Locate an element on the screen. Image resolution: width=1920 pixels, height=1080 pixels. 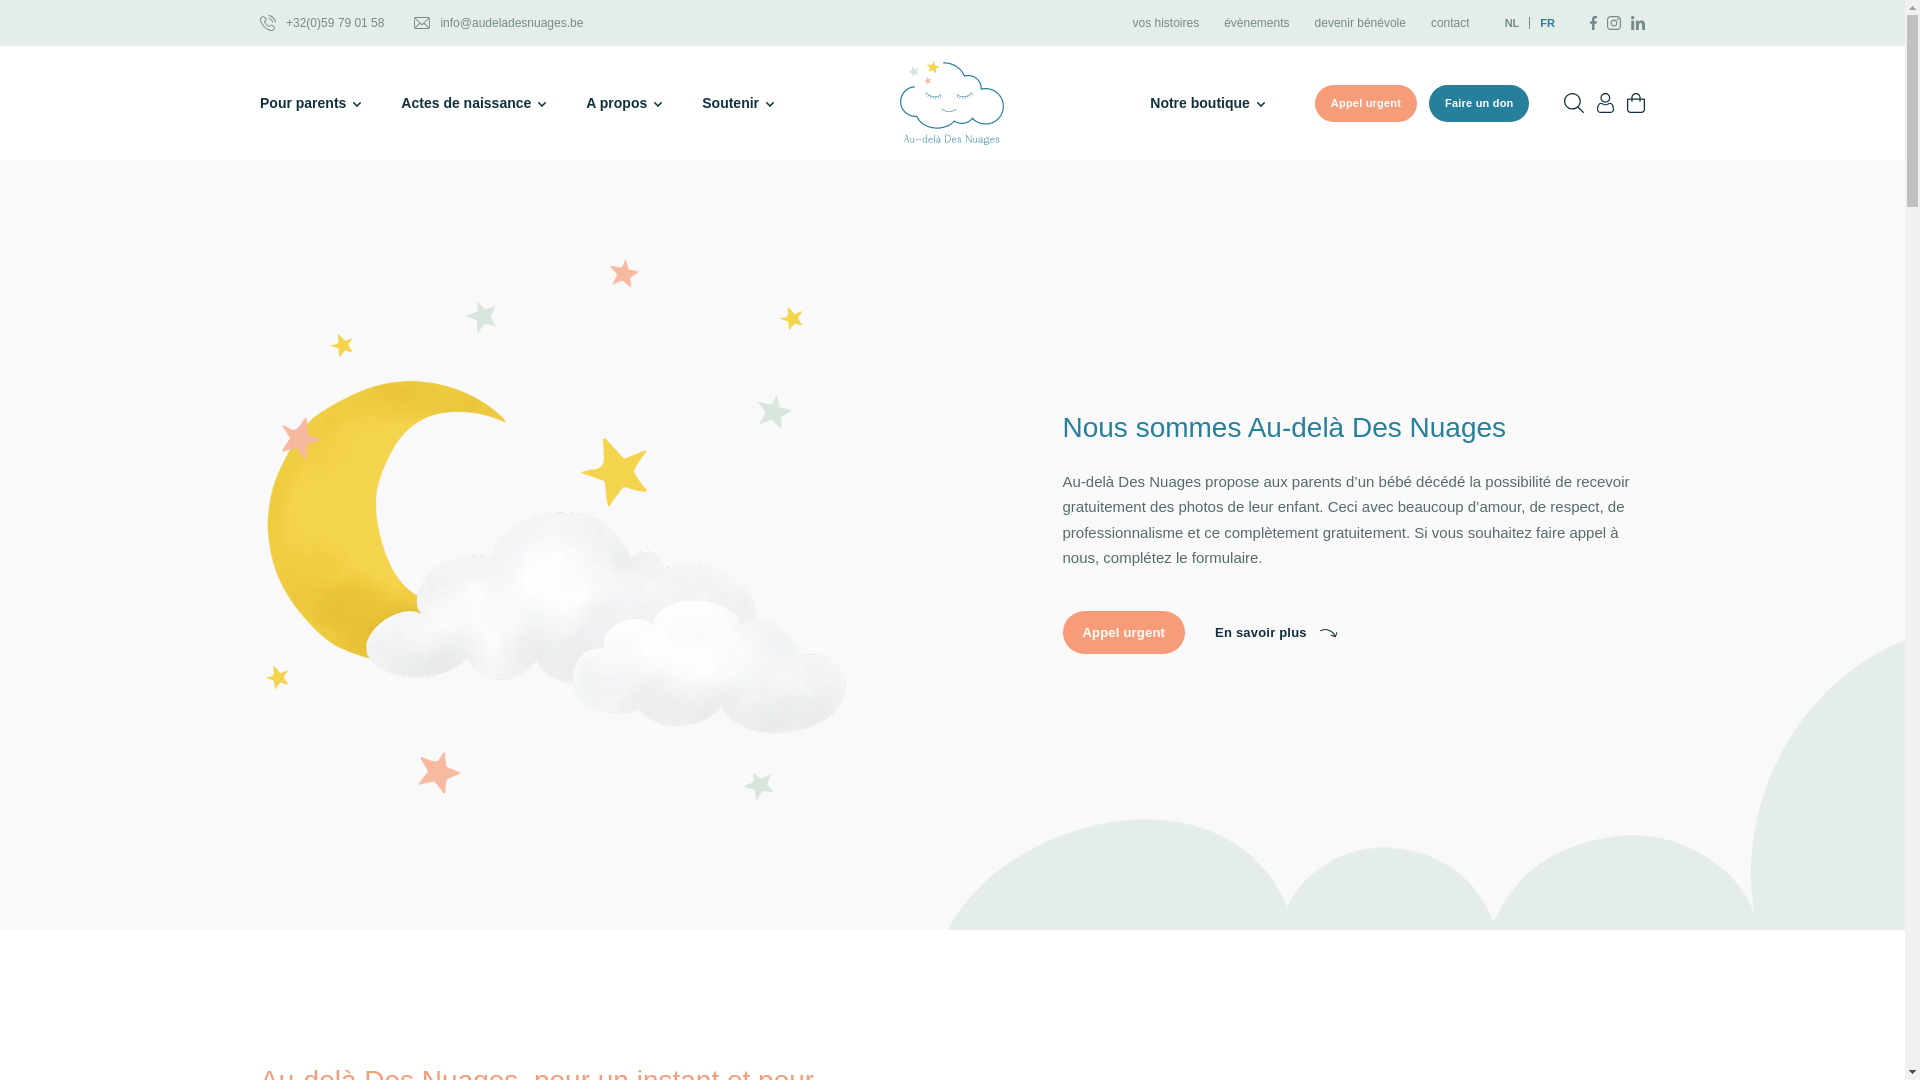
'contact' is located at coordinates (1450, 23).